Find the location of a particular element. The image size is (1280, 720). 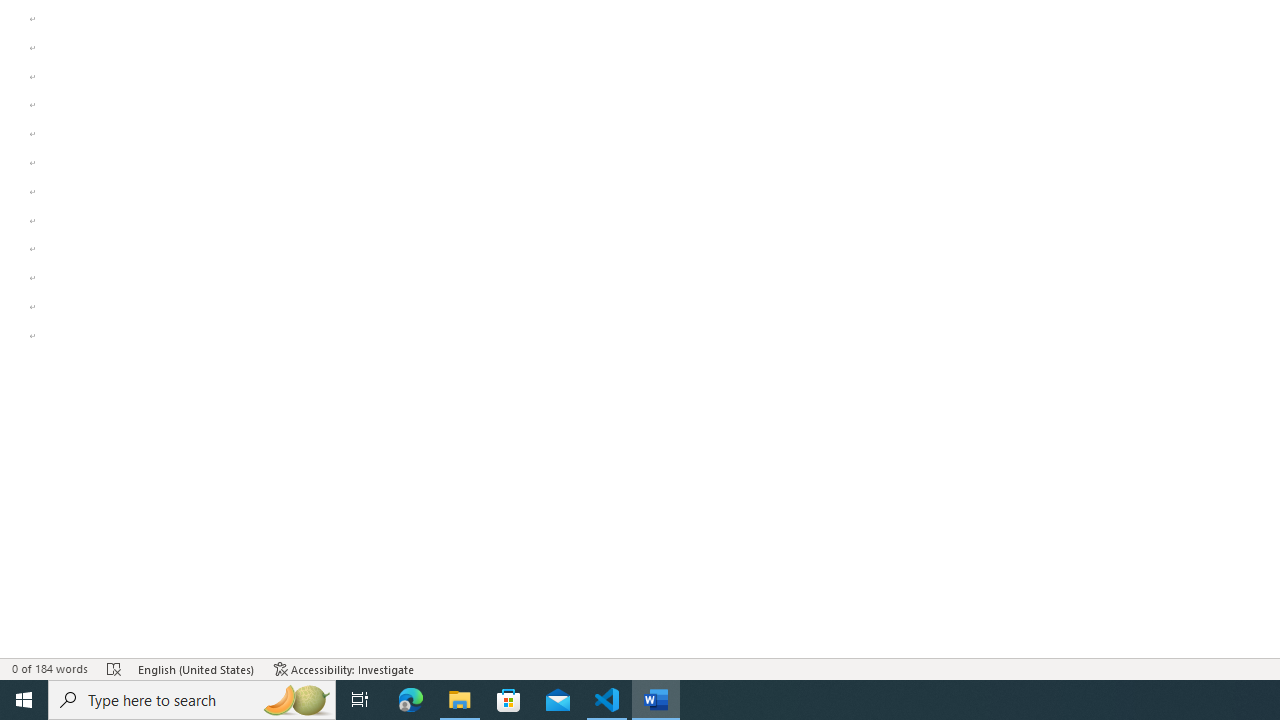

'Search highlights icon opens search home window' is located at coordinates (294, 698).